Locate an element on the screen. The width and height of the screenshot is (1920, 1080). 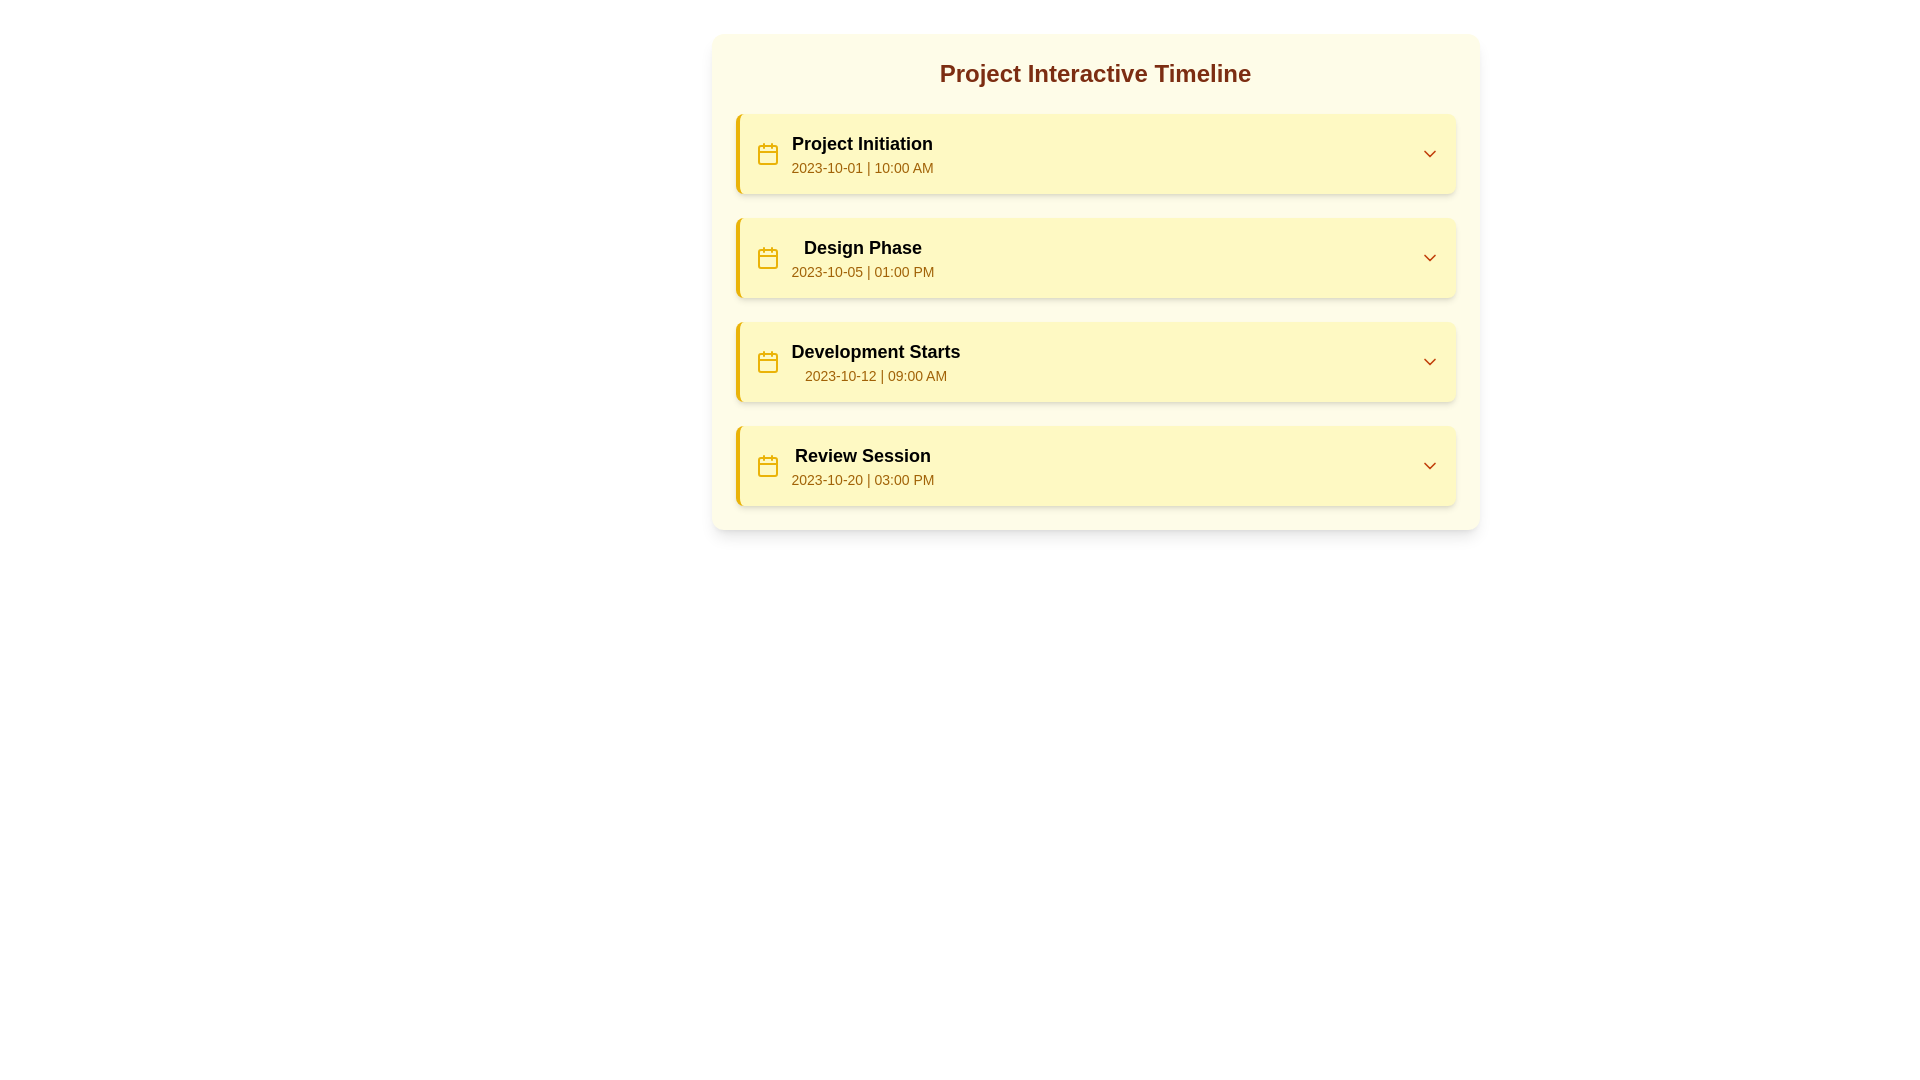
the Text Label that denotes the title of a timeline event, situated above the date and time text '2023-10-01 | 10:00 AM' in the Project Interactive Timeline section is located at coordinates (862, 142).